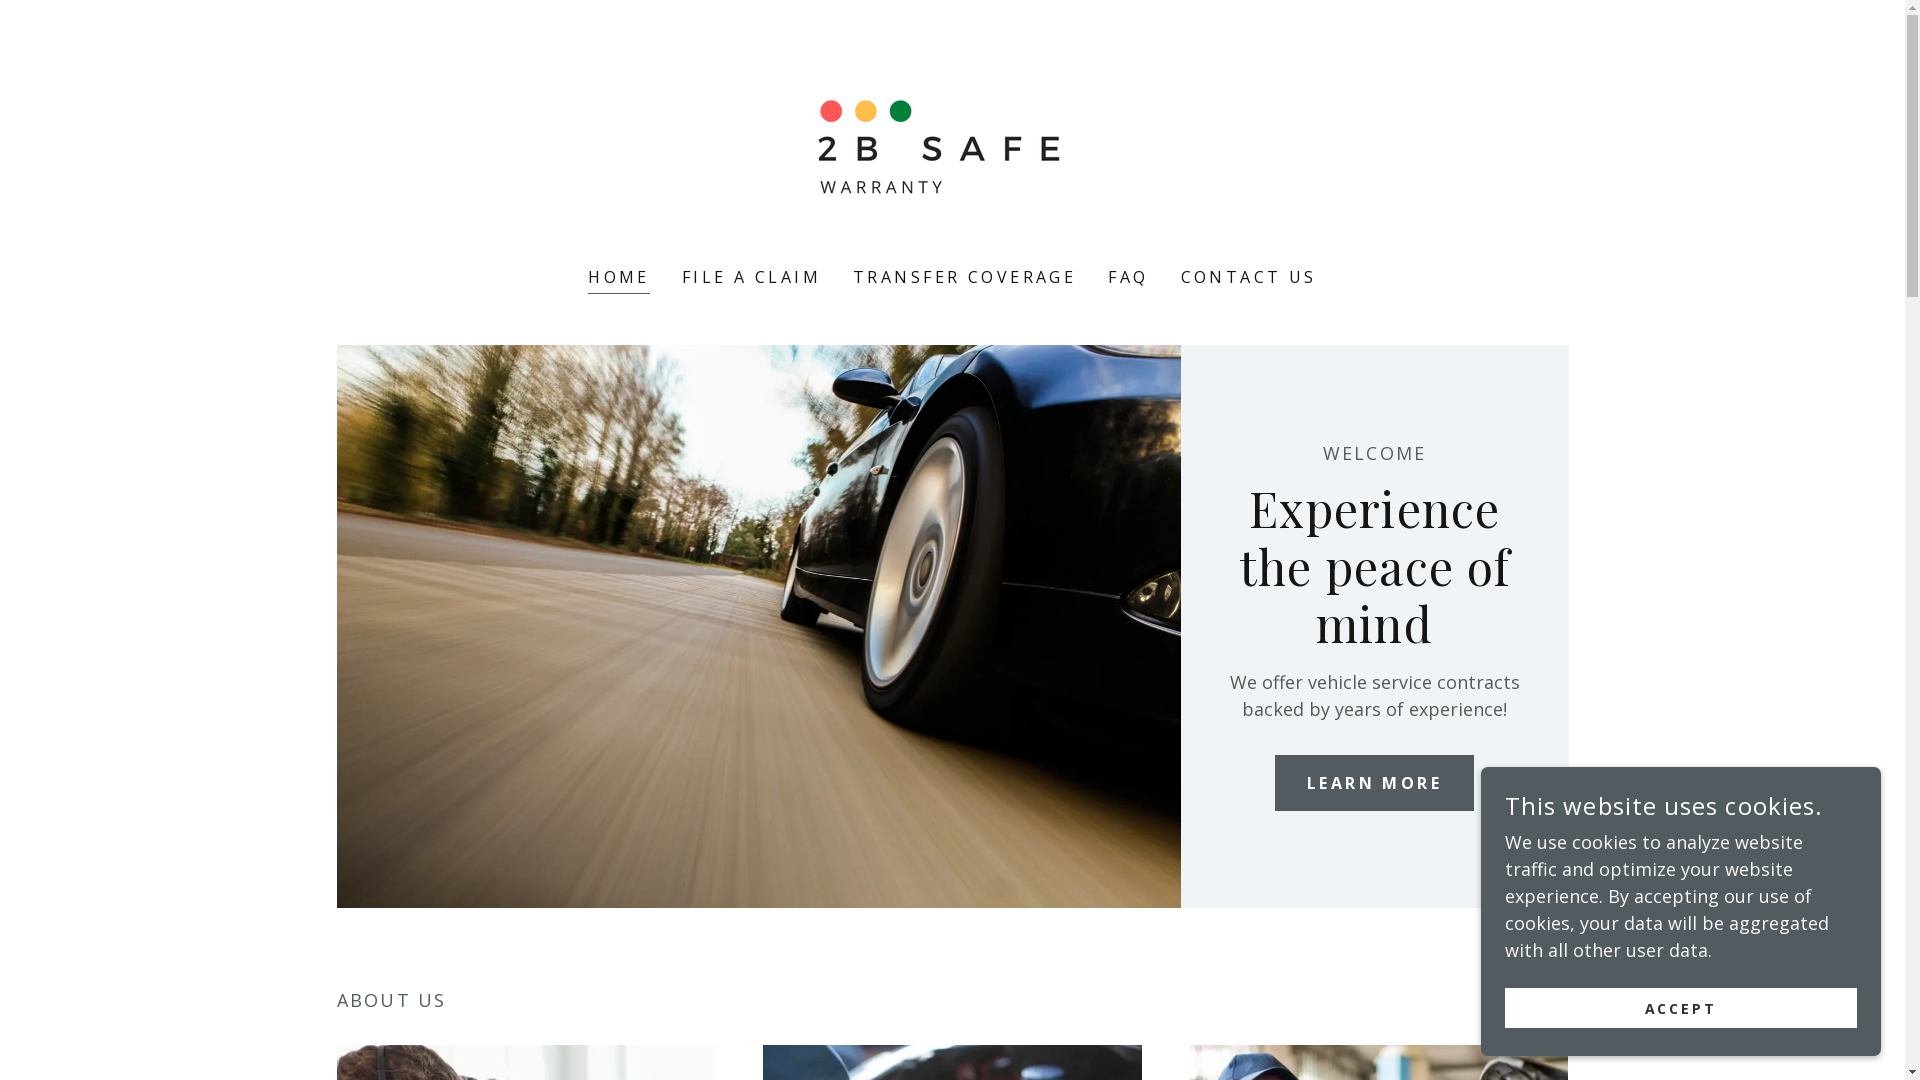 The width and height of the screenshot is (1920, 1080). What do you see at coordinates (1680, 1007) in the screenshot?
I see `'ACCEPT'` at bounding box center [1680, 1007].